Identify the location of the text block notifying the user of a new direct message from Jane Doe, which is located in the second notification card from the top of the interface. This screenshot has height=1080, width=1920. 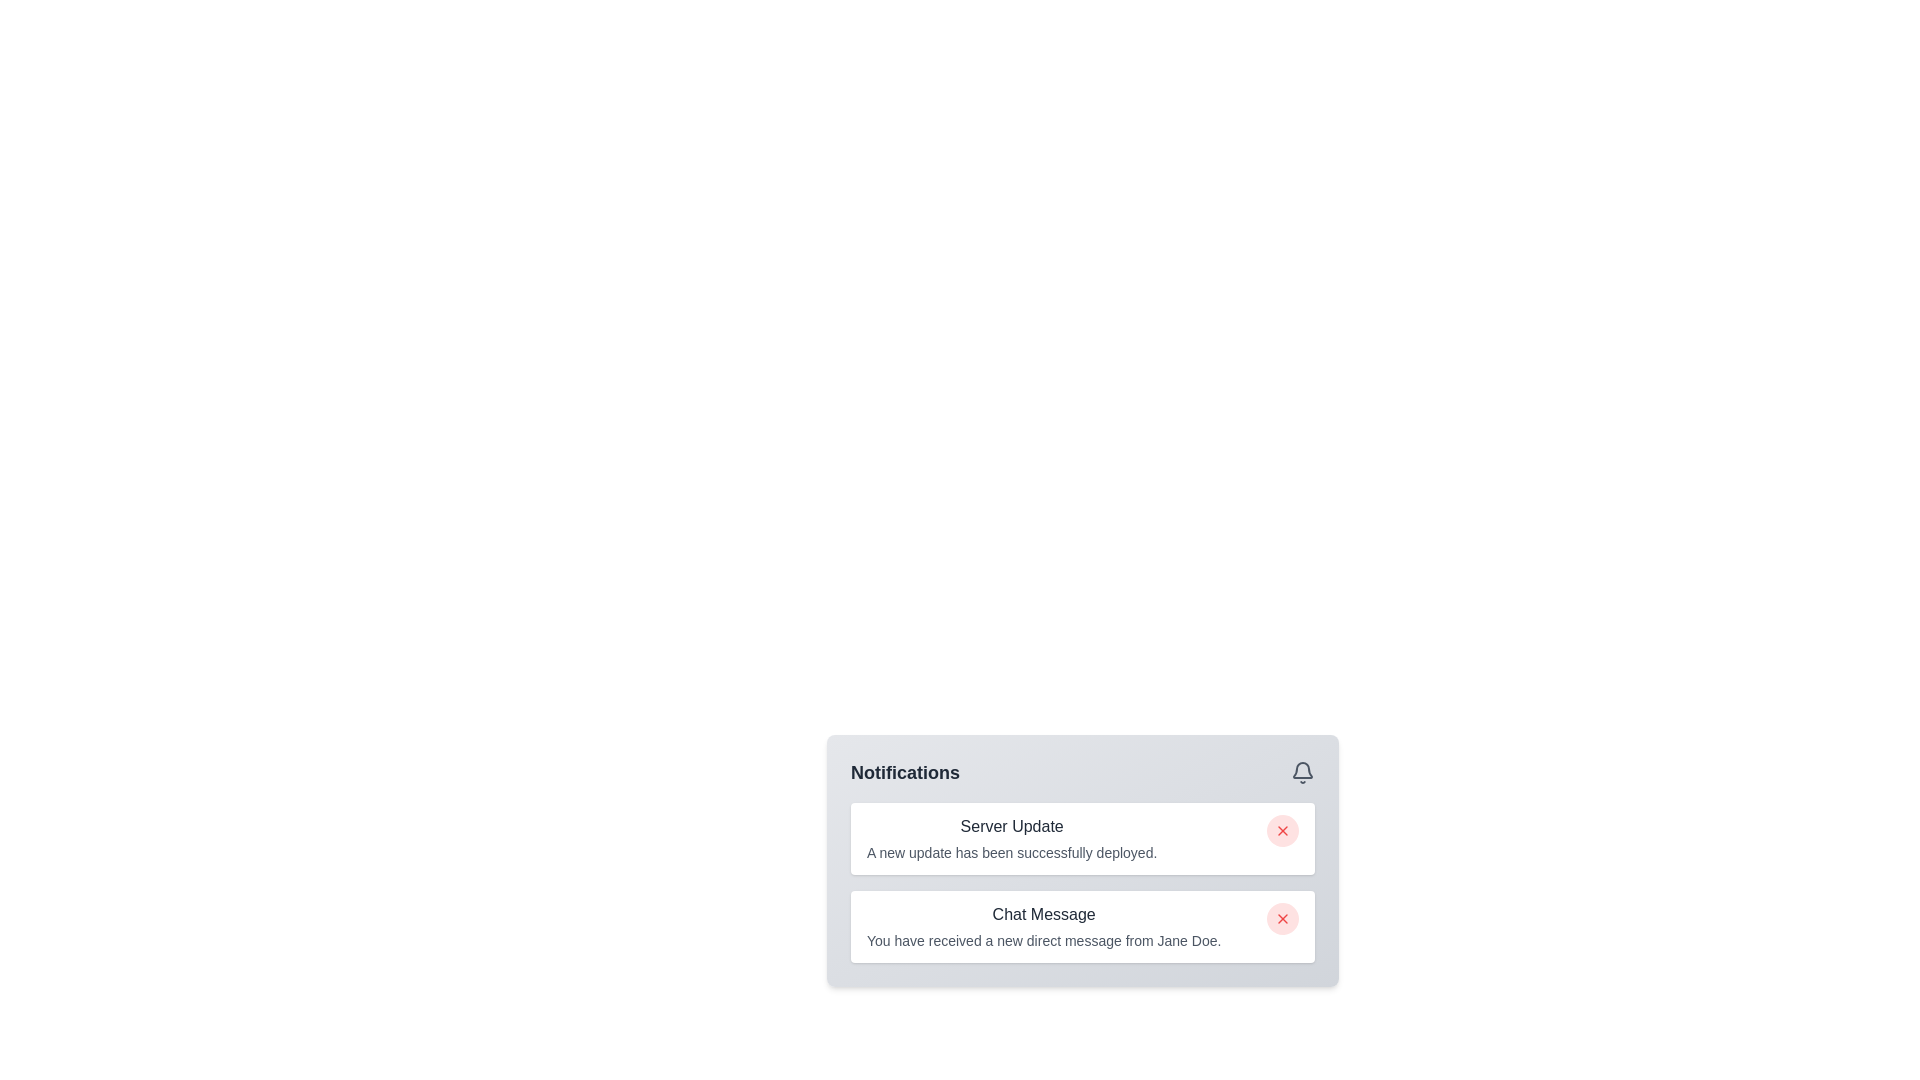
(1043, 926).